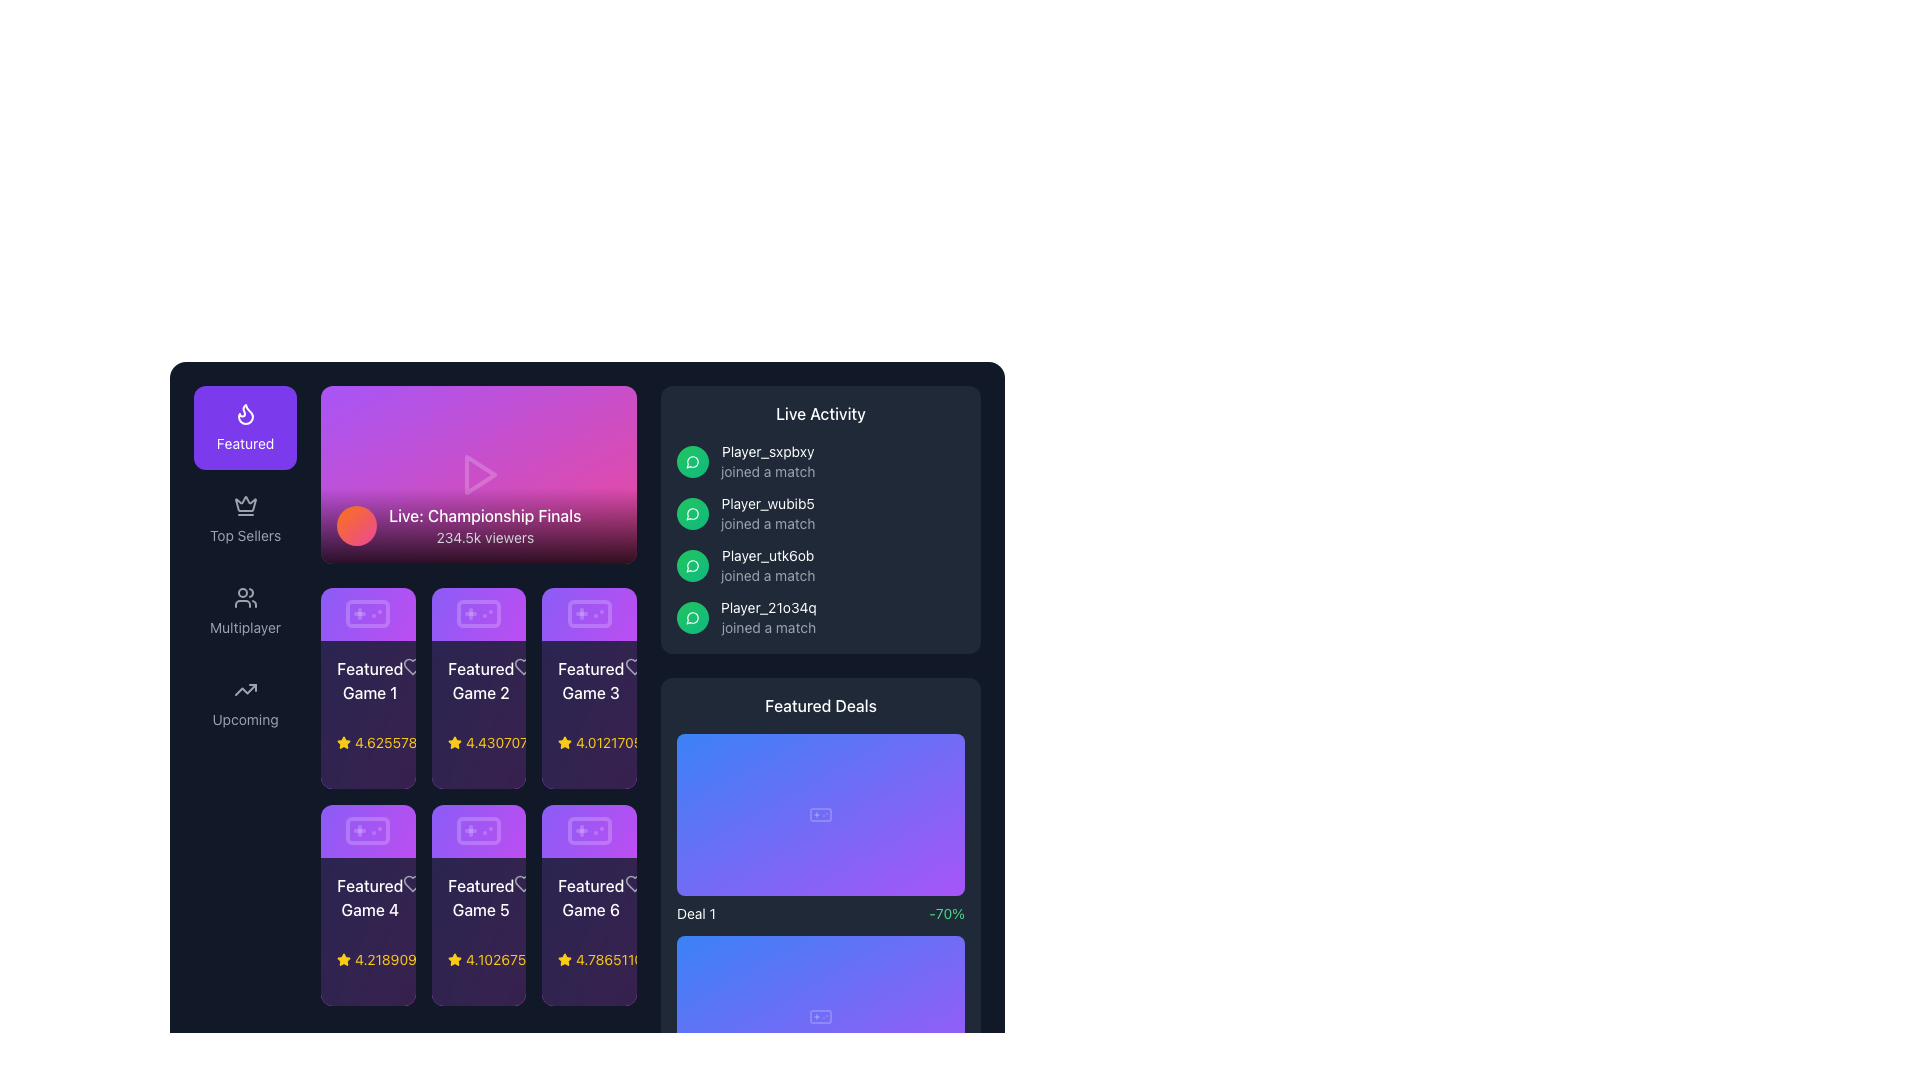 This screenshot has height=1080, width=1920. I want to click on the yellow star icon in the Rating indicator for 'Featured Game 2', so click(524, 742).